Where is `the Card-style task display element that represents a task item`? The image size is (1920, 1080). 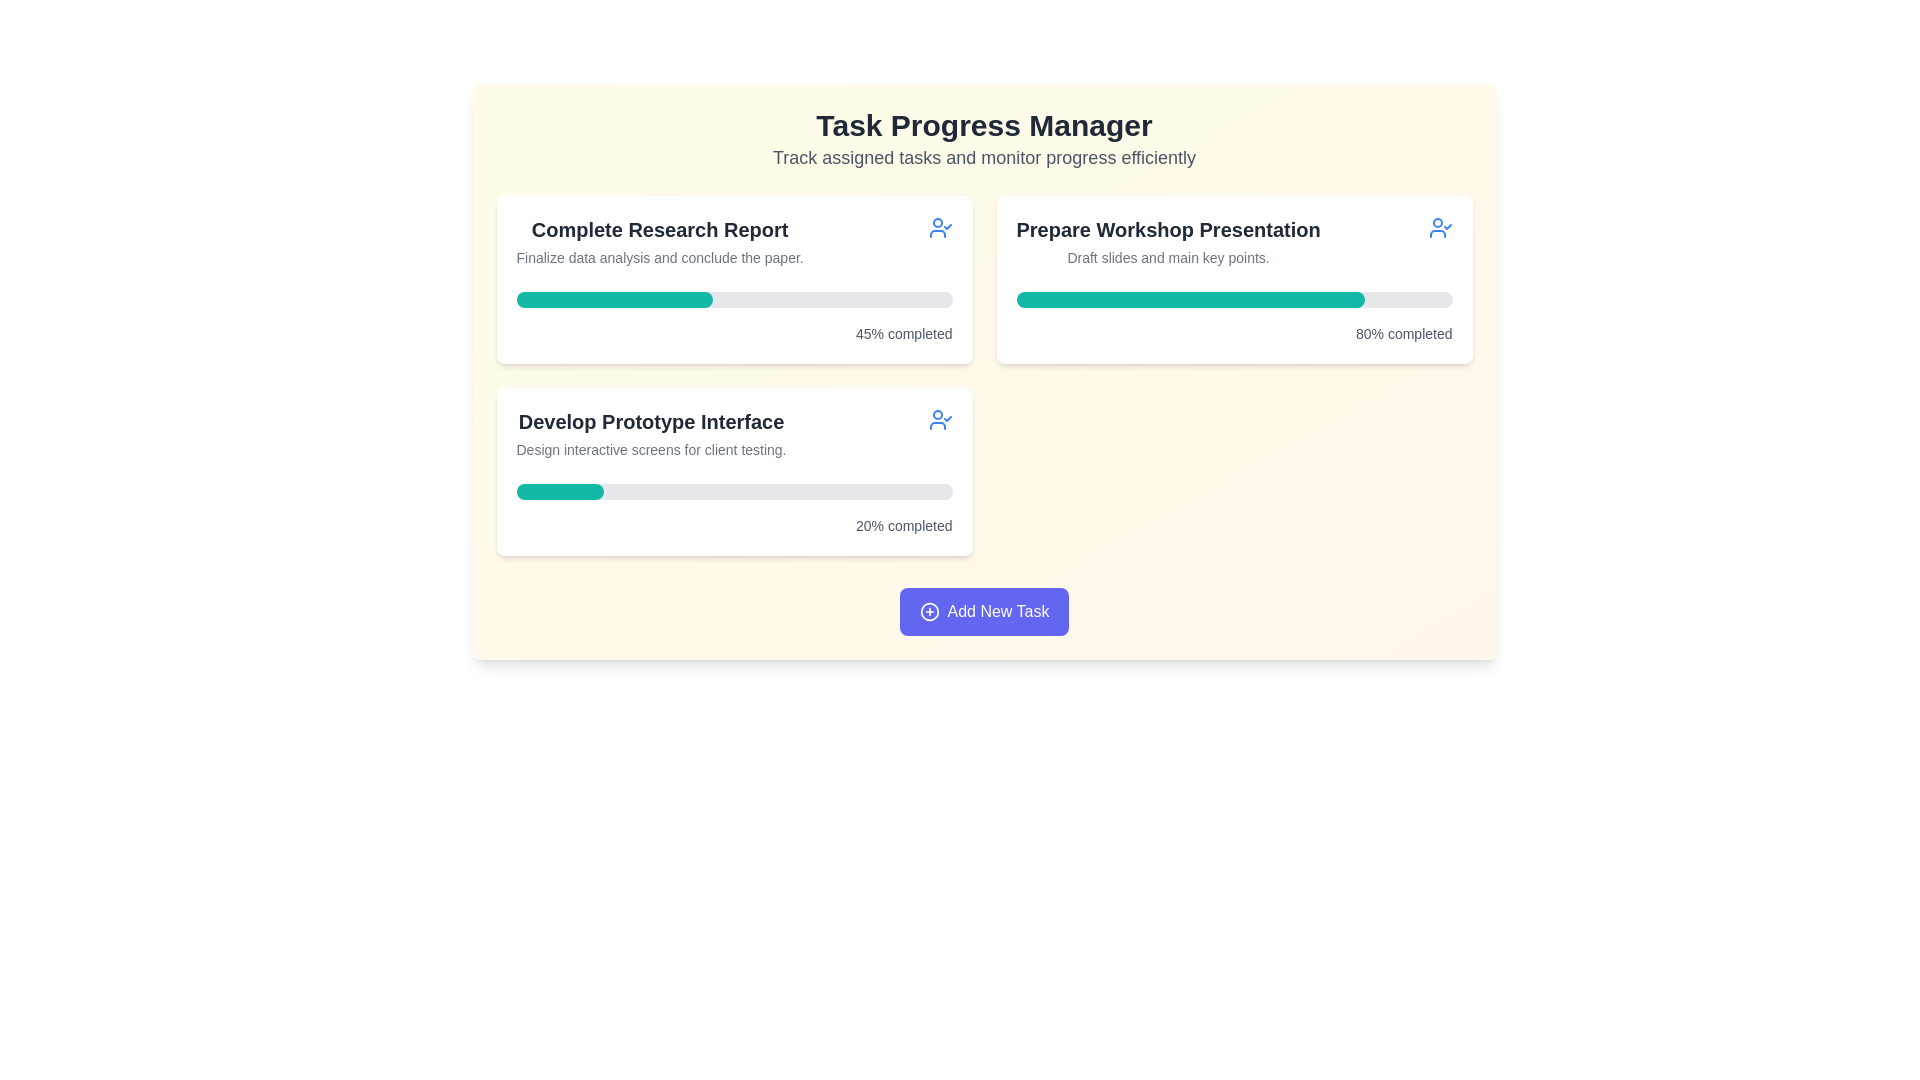 the Card-style task display element that represents a task item is located at coordinates (1233, 280).